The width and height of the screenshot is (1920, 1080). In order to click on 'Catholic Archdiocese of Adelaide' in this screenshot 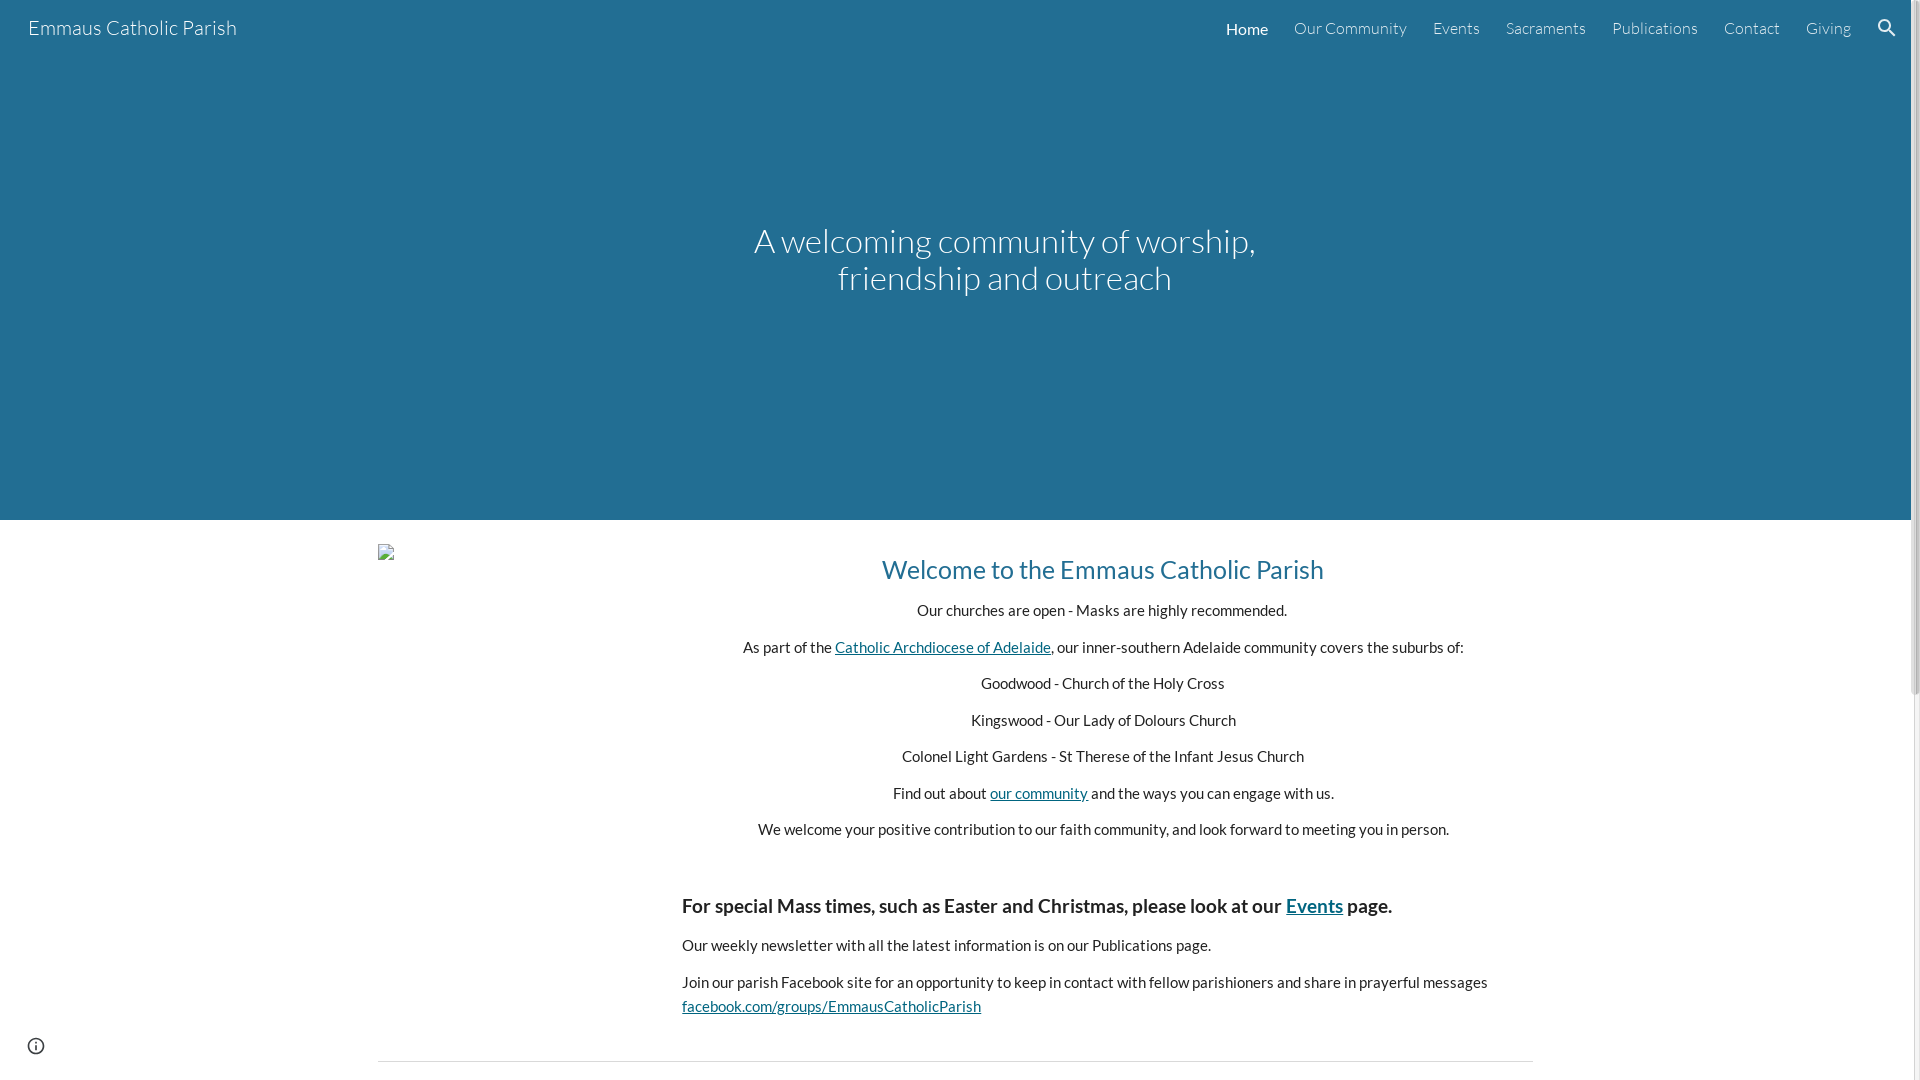, I will do `click(941, 647)`.